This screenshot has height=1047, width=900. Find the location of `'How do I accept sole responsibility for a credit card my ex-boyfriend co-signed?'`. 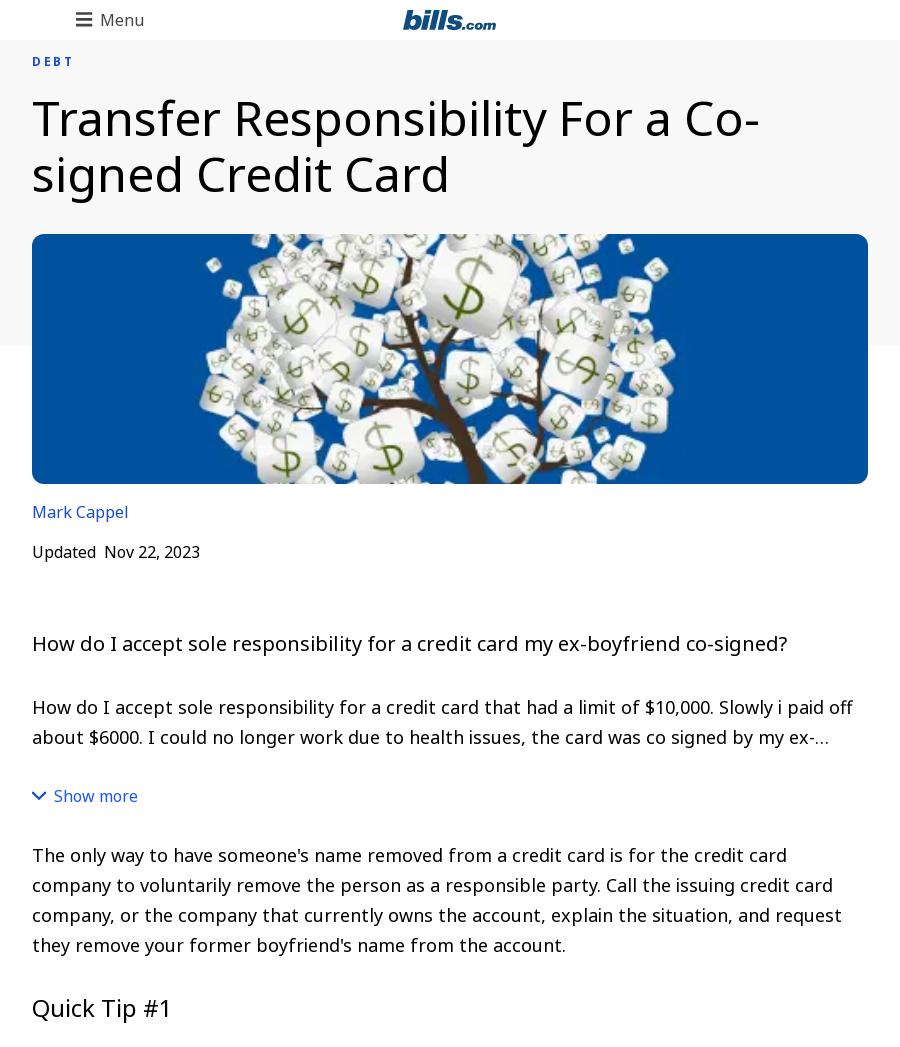

'How do I accept sole responsibility for a credit card my ex-boyfriend co-signed?' is located at coordinates (31, 643).